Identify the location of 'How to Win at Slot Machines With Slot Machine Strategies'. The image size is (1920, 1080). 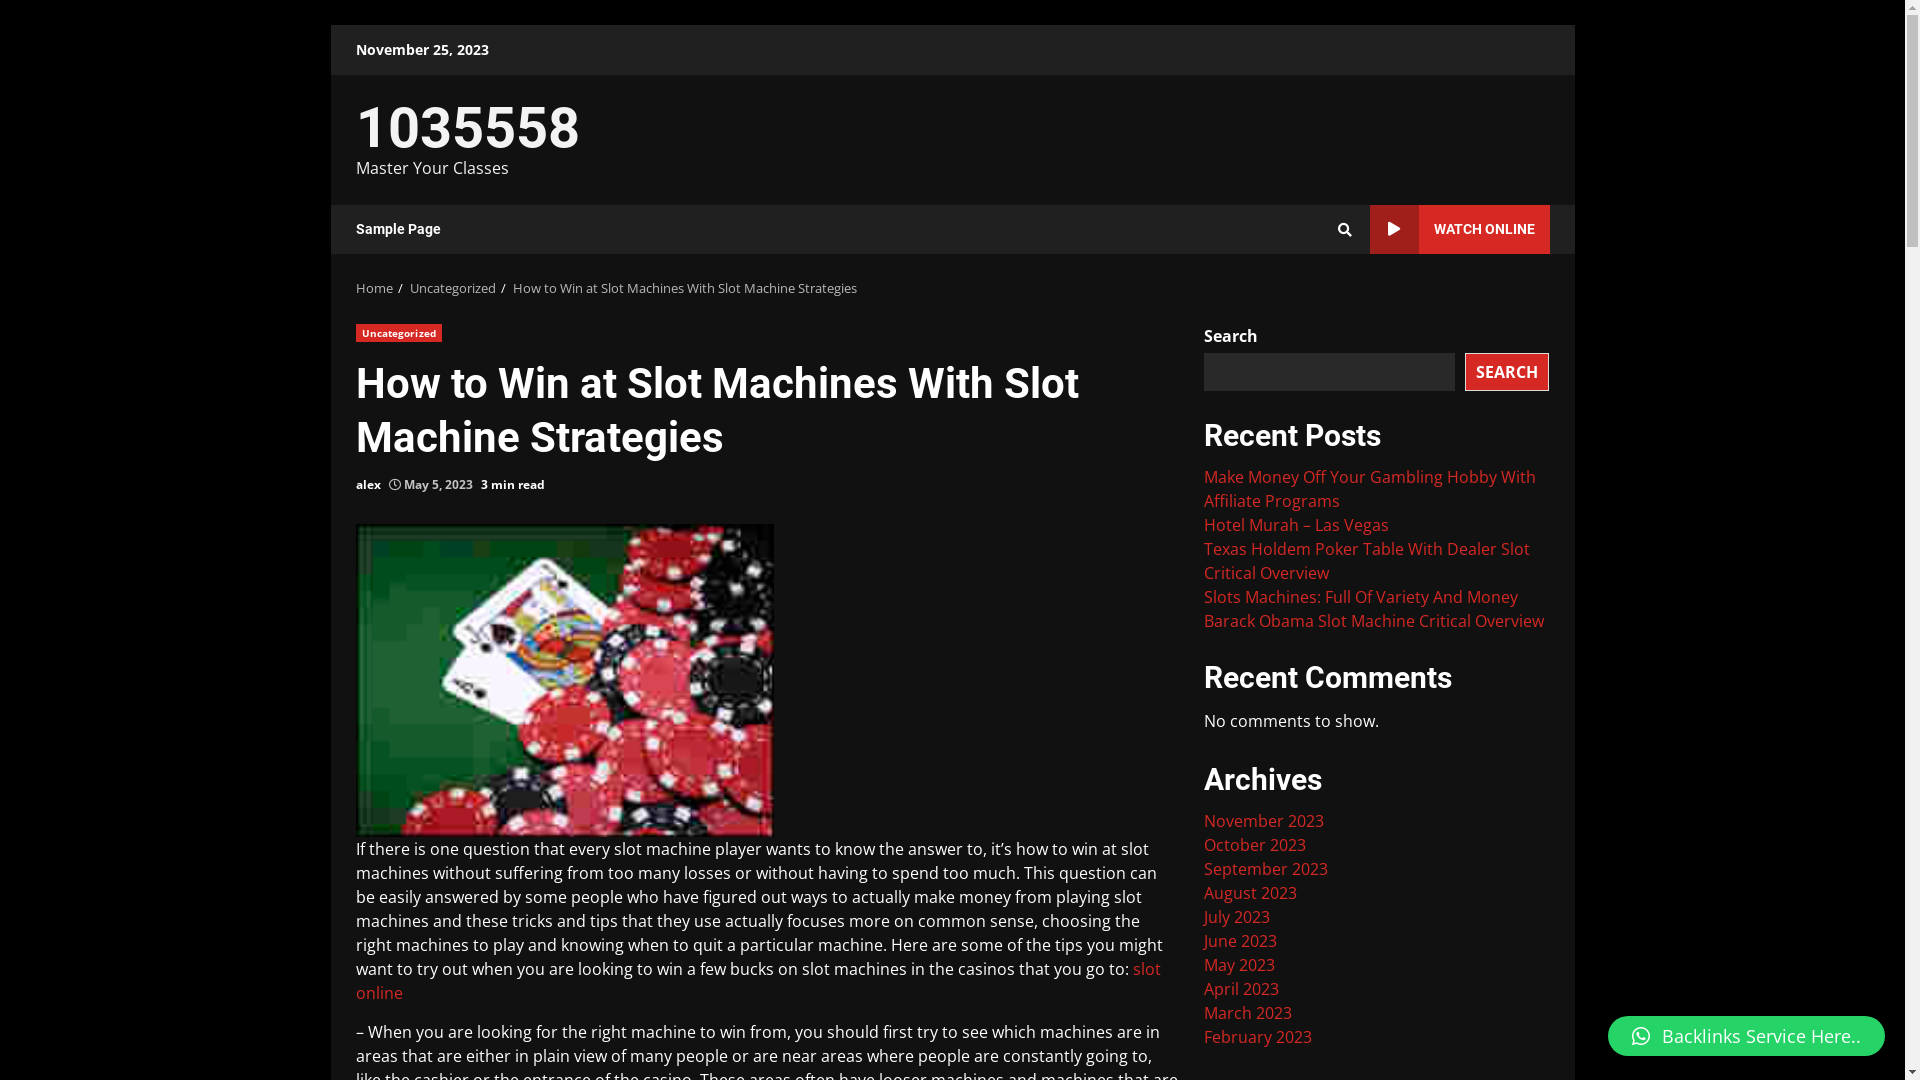
(512, 288).